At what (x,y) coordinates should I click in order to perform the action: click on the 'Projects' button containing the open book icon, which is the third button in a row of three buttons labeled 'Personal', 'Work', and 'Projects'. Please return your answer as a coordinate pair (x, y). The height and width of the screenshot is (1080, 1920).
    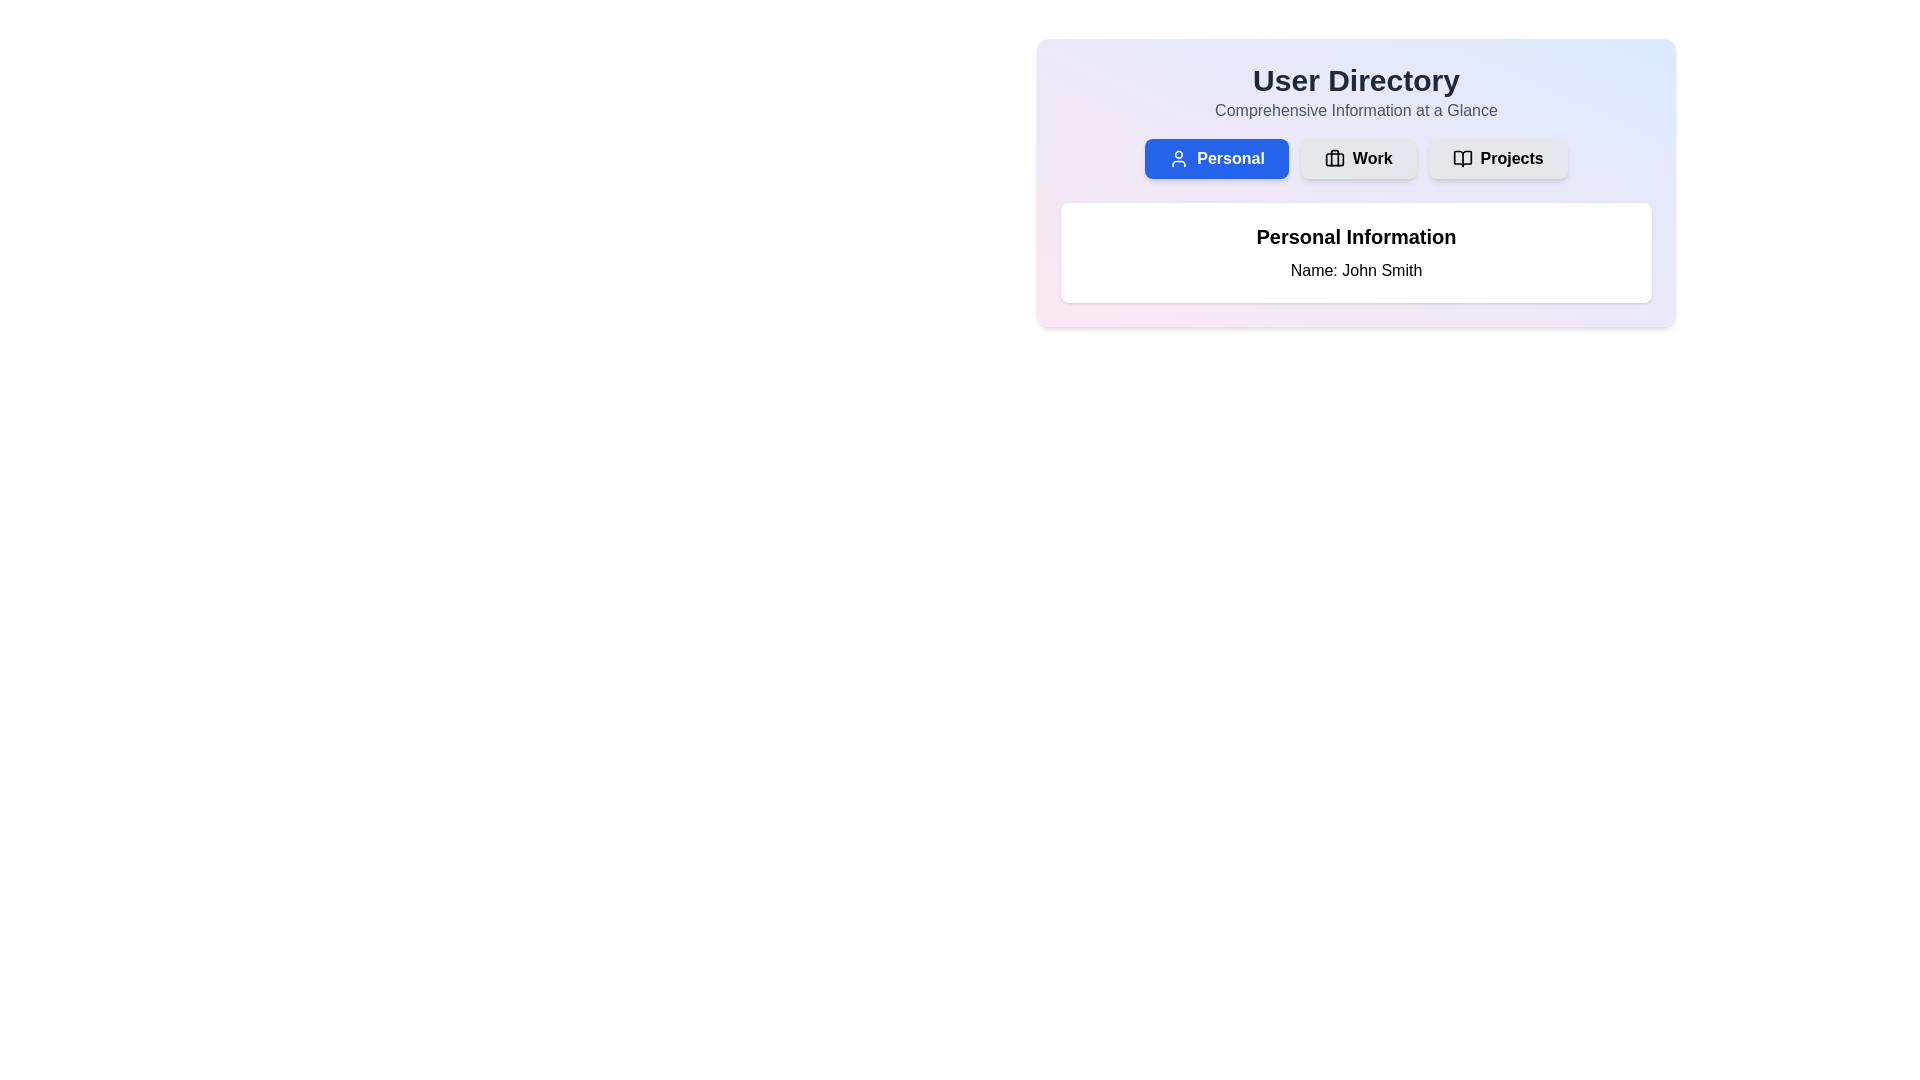
    Looking at the image, I should click on (1462, 157).